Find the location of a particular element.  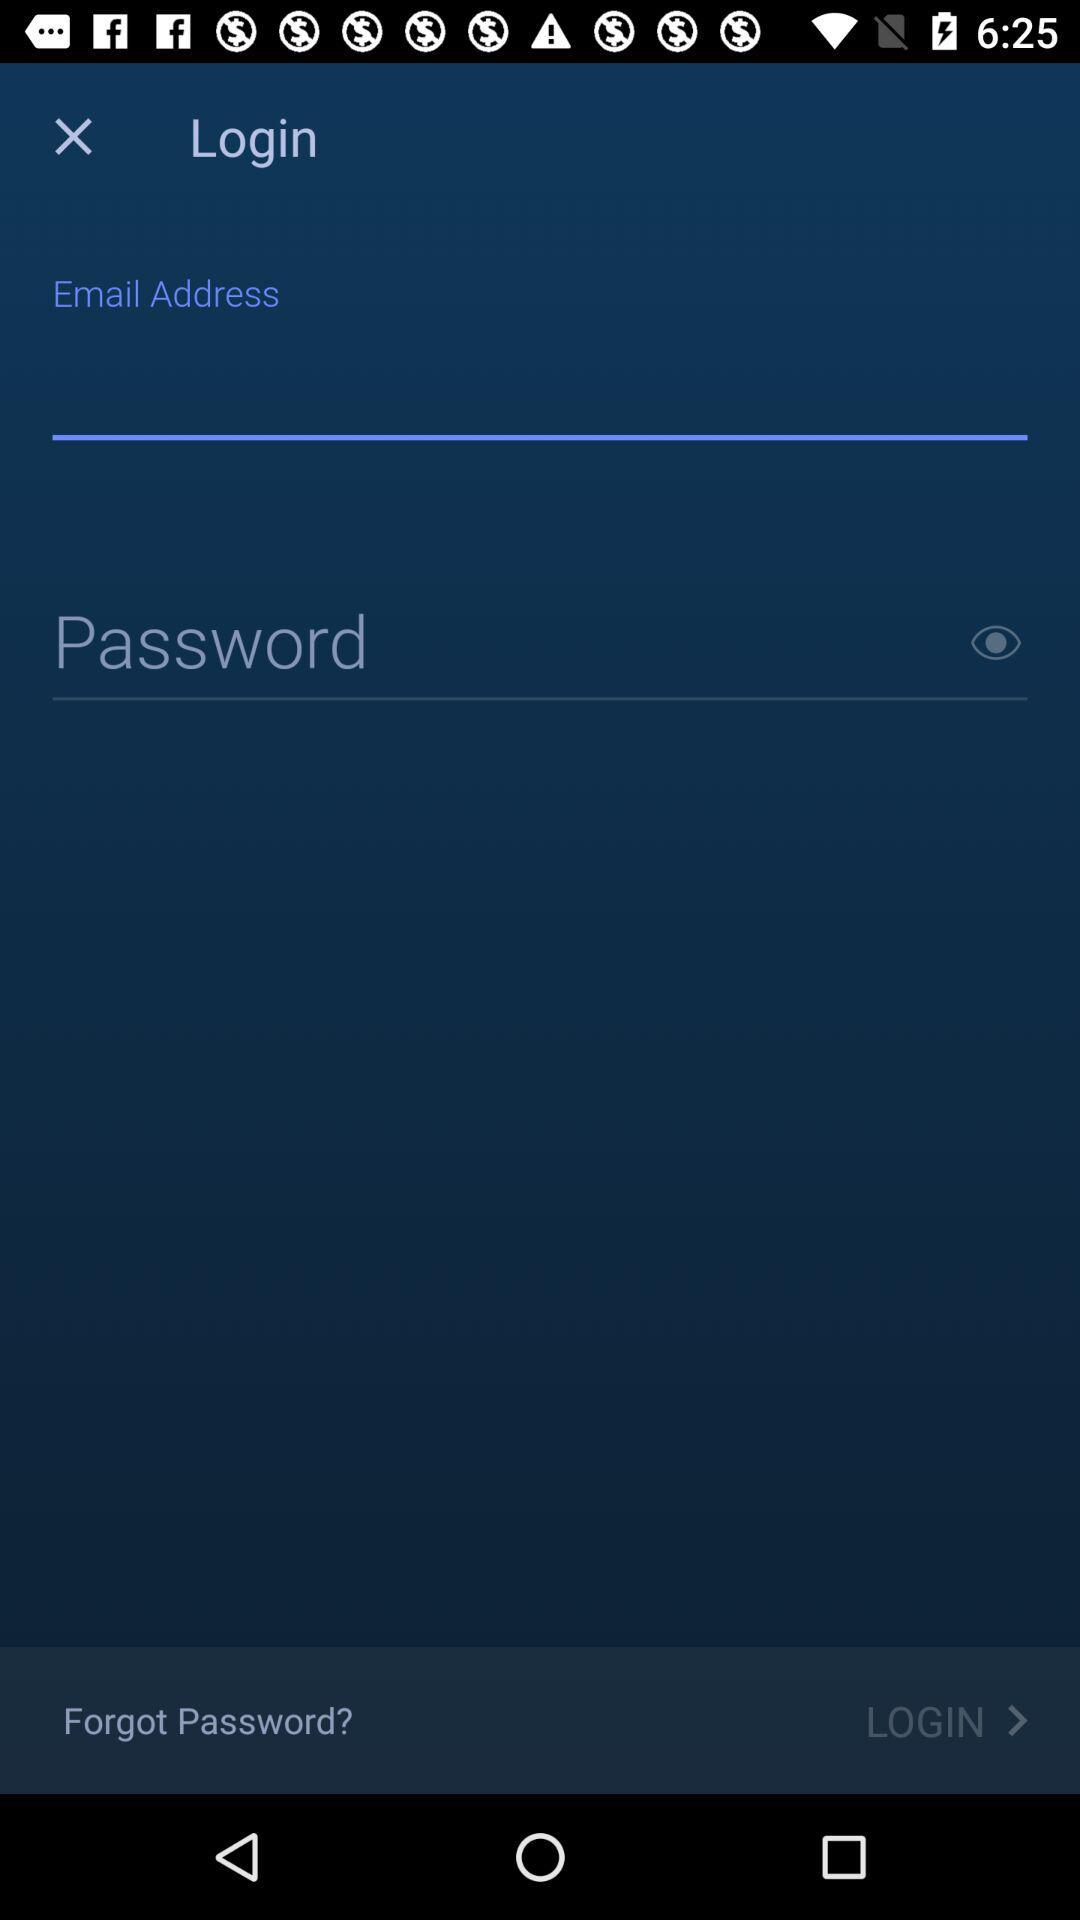

show password button is located at coordinates (995, 642).